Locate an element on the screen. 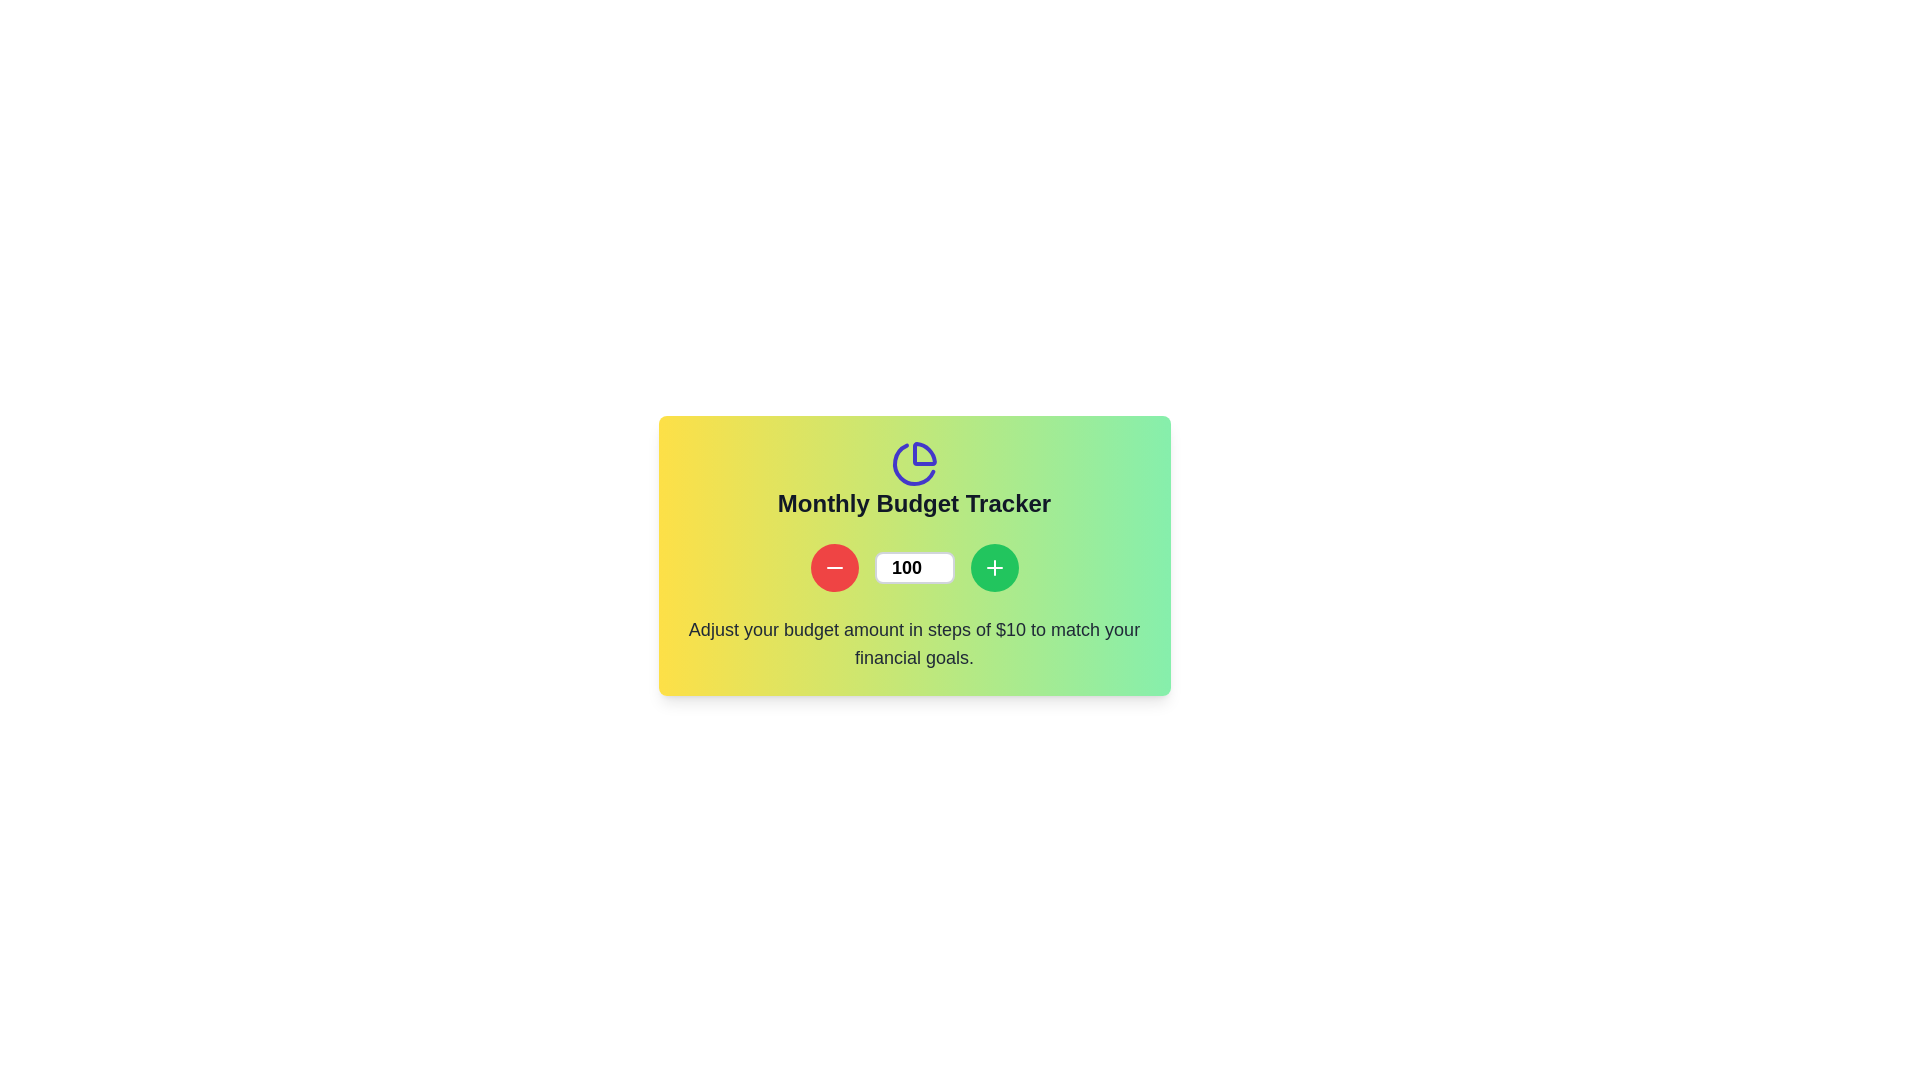 The width and height of the screenshot is (1920, 1080). the green circular button with a plus icon to increment the value displayed in the adjacent input box is located at coordinates (994, 567).